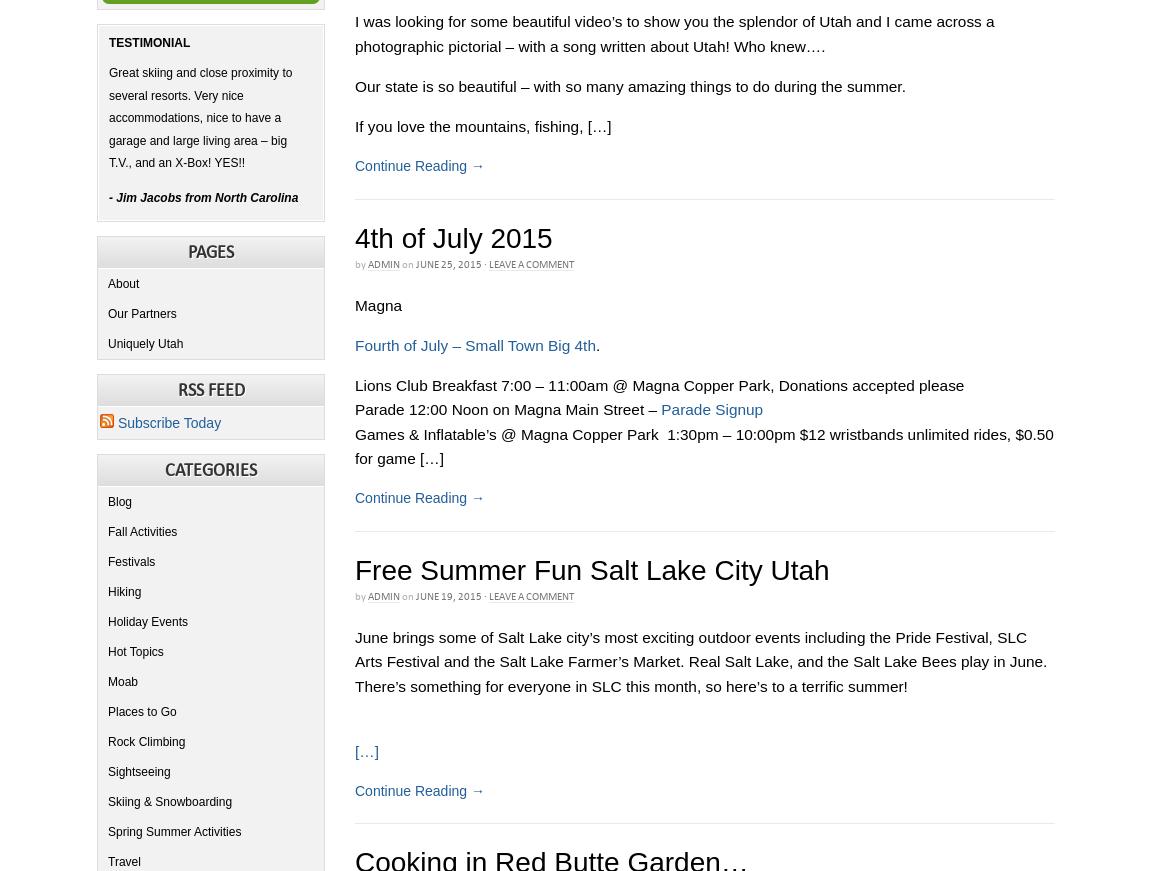  Describe the element at coordinates (483, 125) in the screenshot. I see `'If you love the mountains, fishing, […]'` at that location.